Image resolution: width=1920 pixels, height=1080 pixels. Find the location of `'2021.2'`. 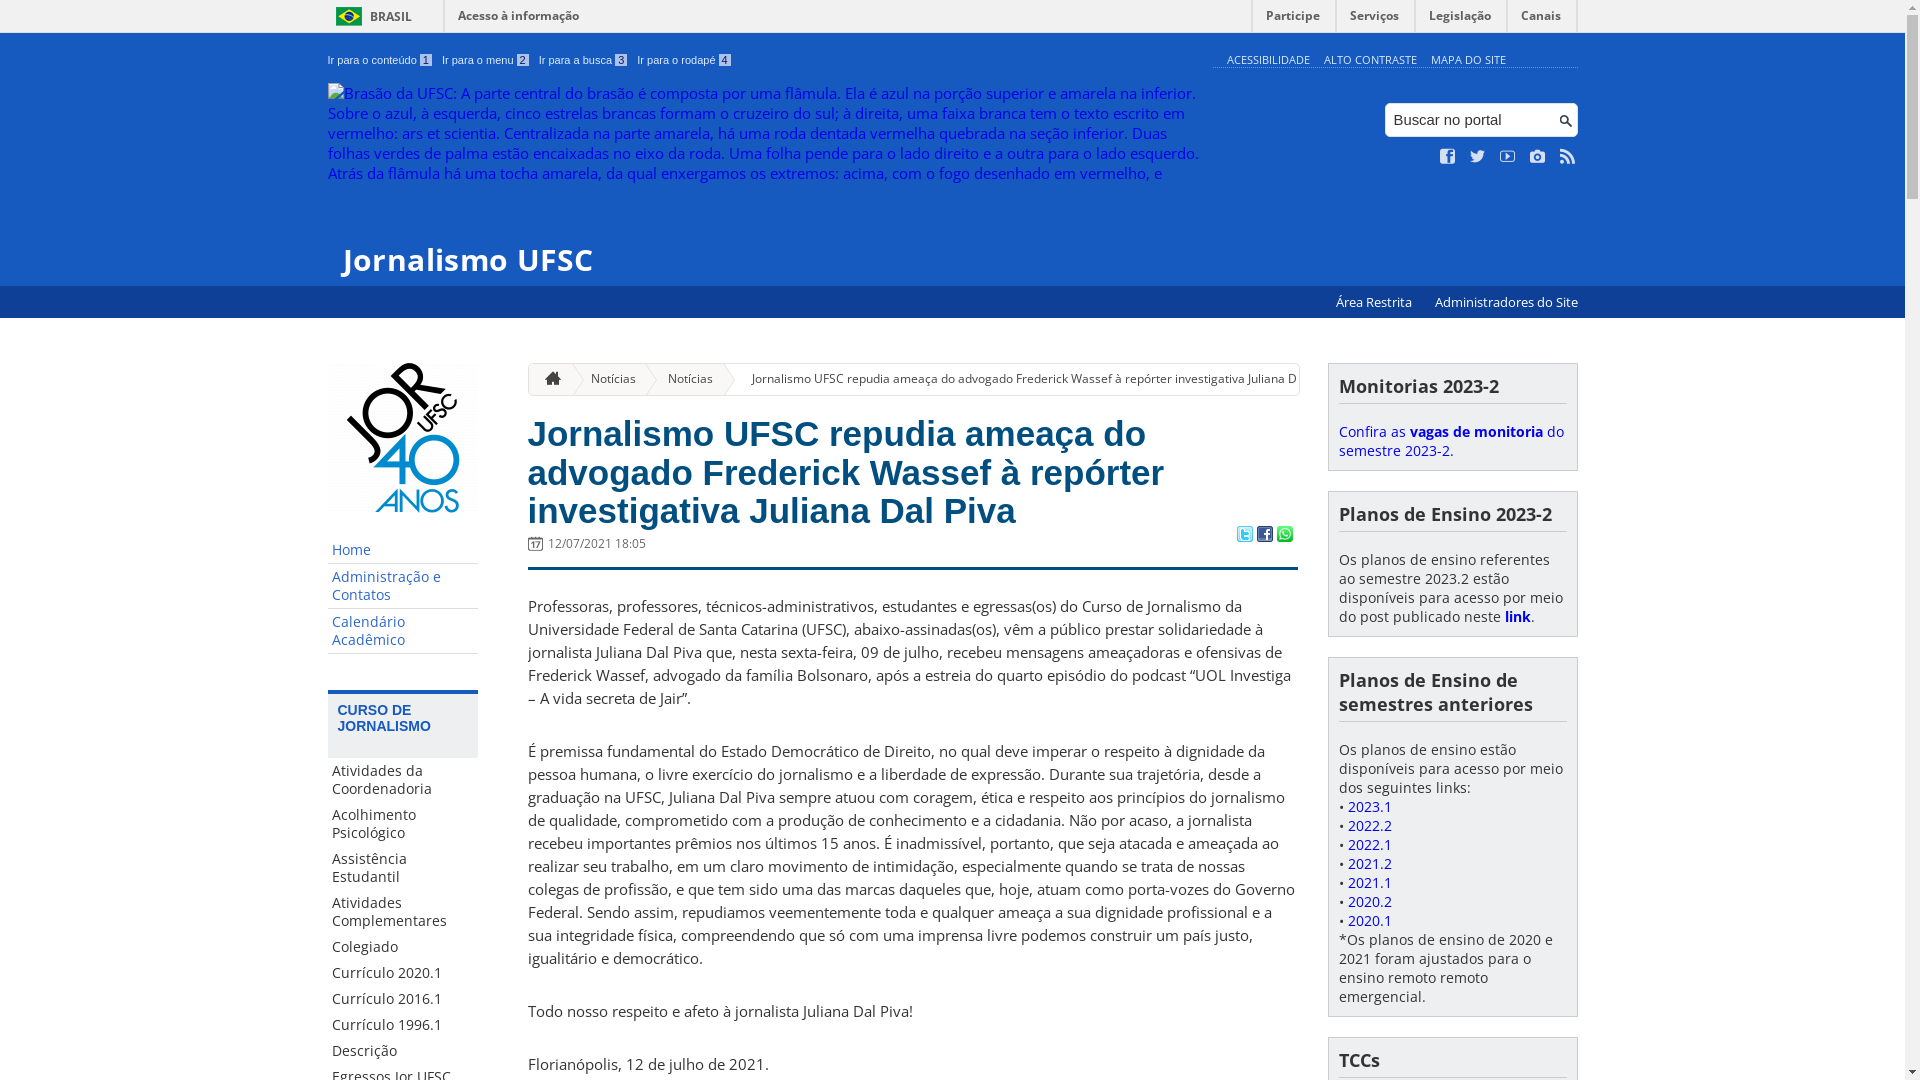

'2021.2' is located at coordinates (1368, 862).